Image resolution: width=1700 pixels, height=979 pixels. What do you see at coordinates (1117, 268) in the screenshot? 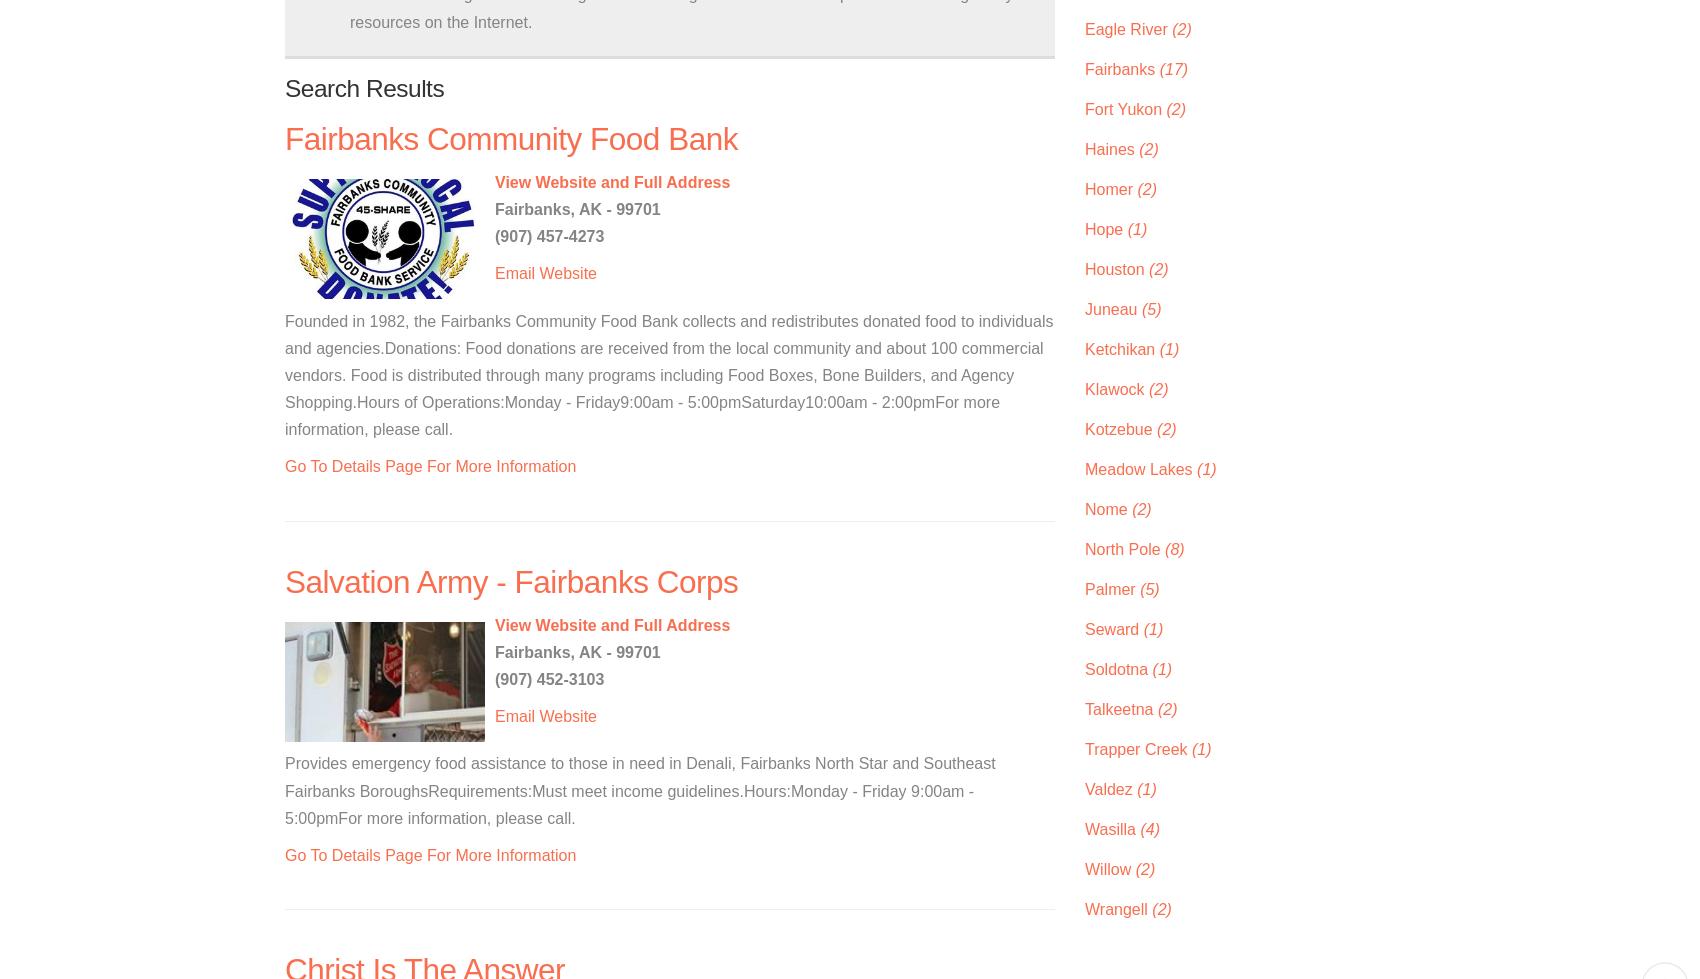
I see `'Houston'` at bounding box center [1117, 268].